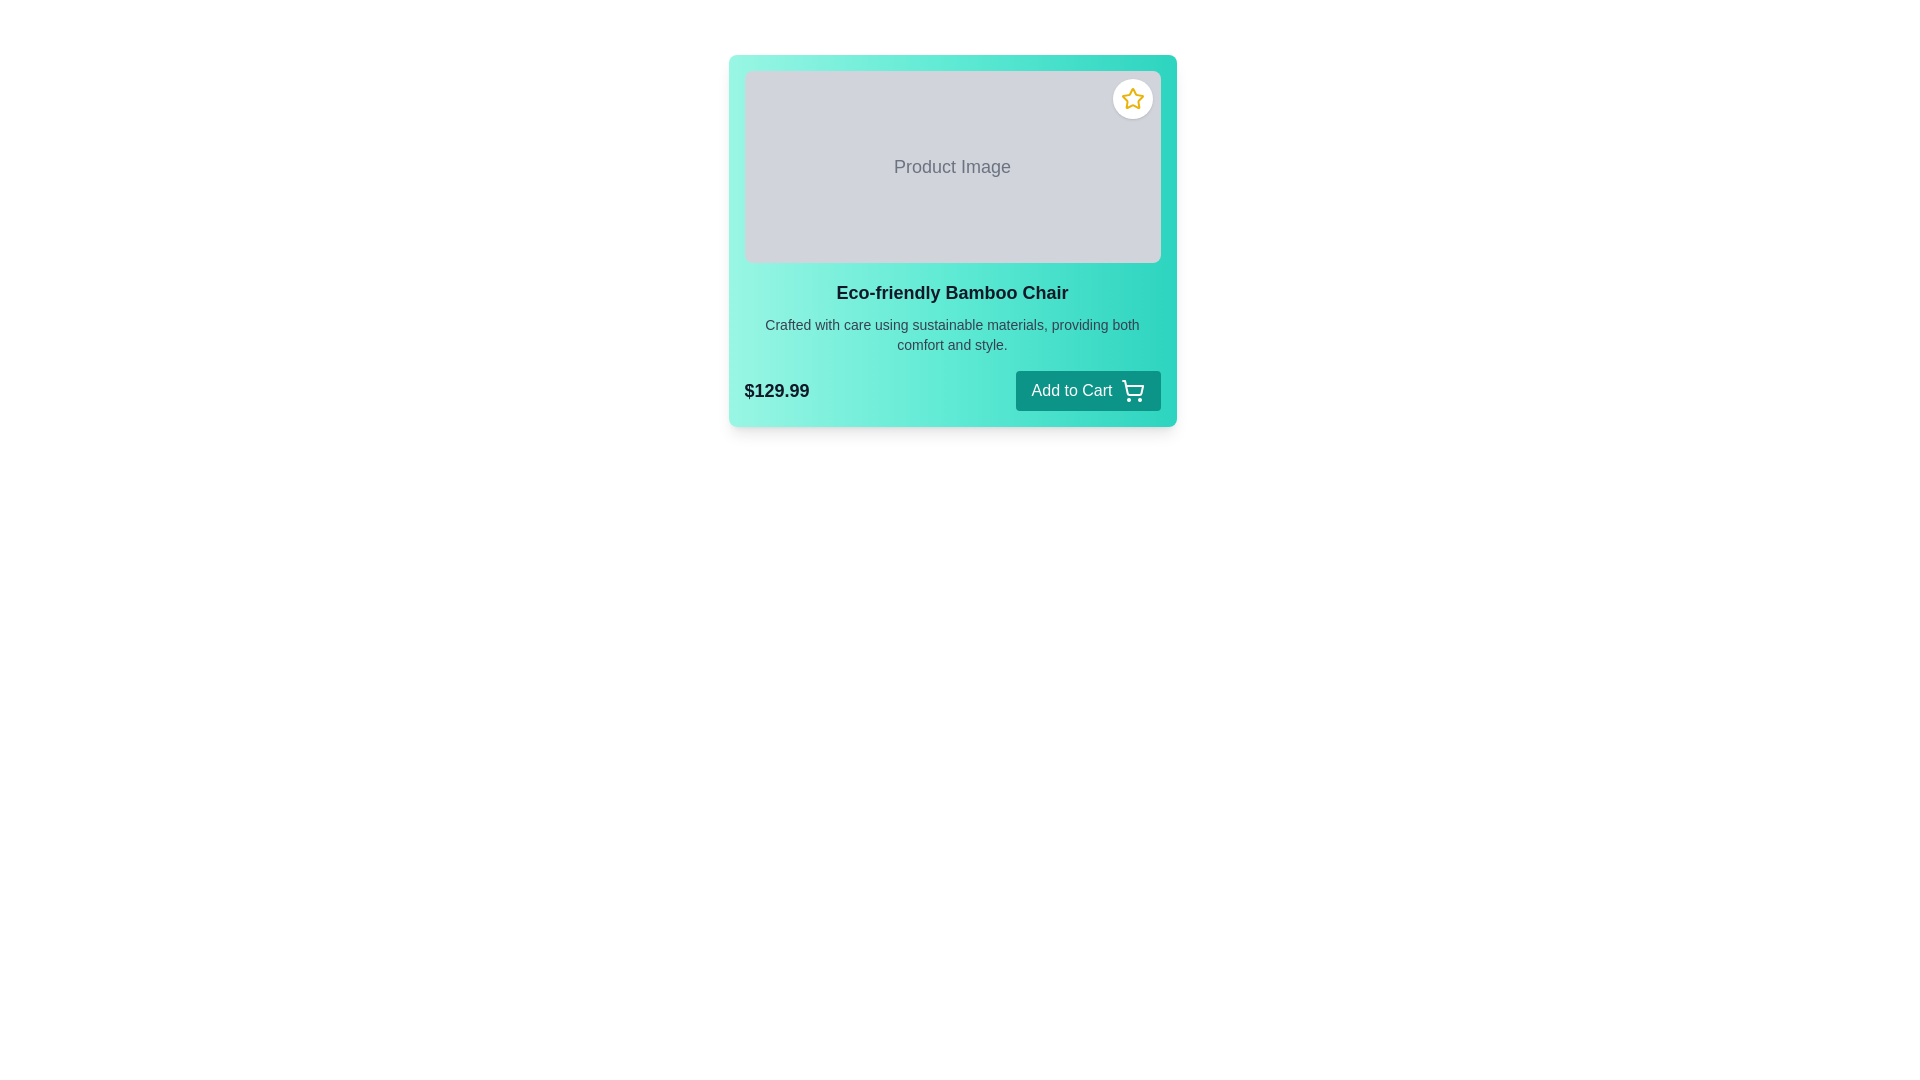 The height and width of the screenshot is (1080, 1920). Describe the element at coordinates (951, 334) in the screenshot. I see `the text block that provides a descriptive summary of the product, located below the title 'Eco-friendly Bamboo Chair' in the product card` at that location.